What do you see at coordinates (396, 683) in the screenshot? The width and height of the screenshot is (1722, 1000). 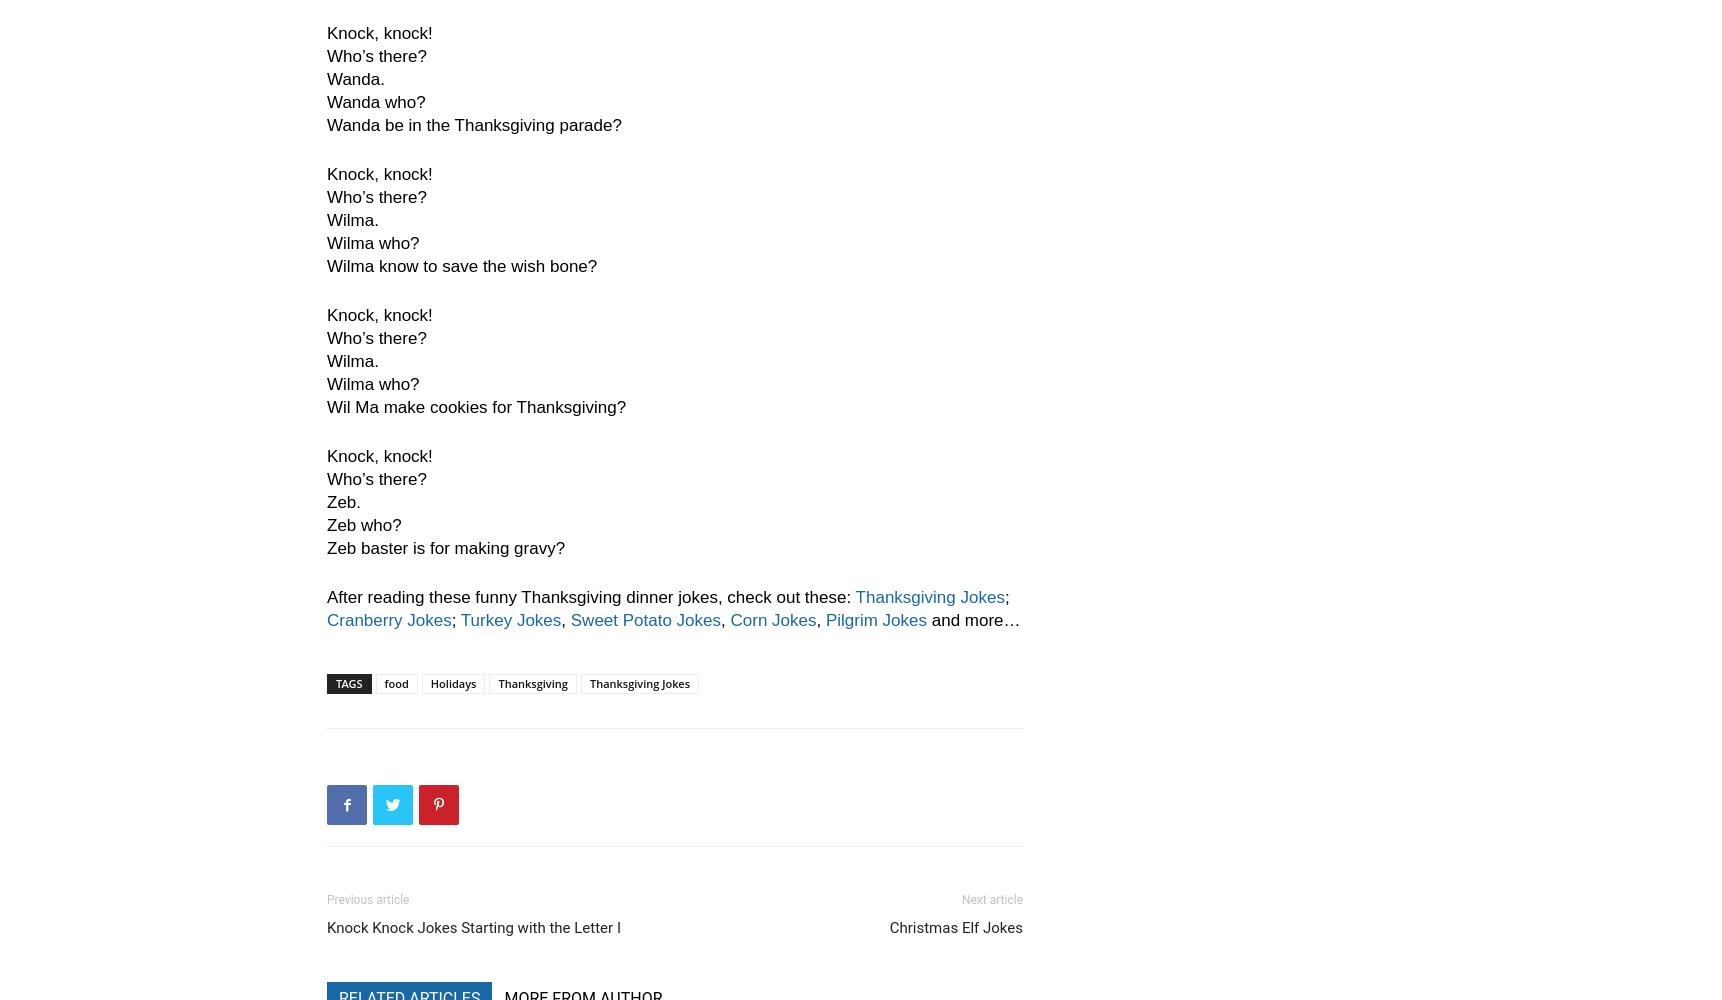 I see `'food'` at bounding box center [396, 683].